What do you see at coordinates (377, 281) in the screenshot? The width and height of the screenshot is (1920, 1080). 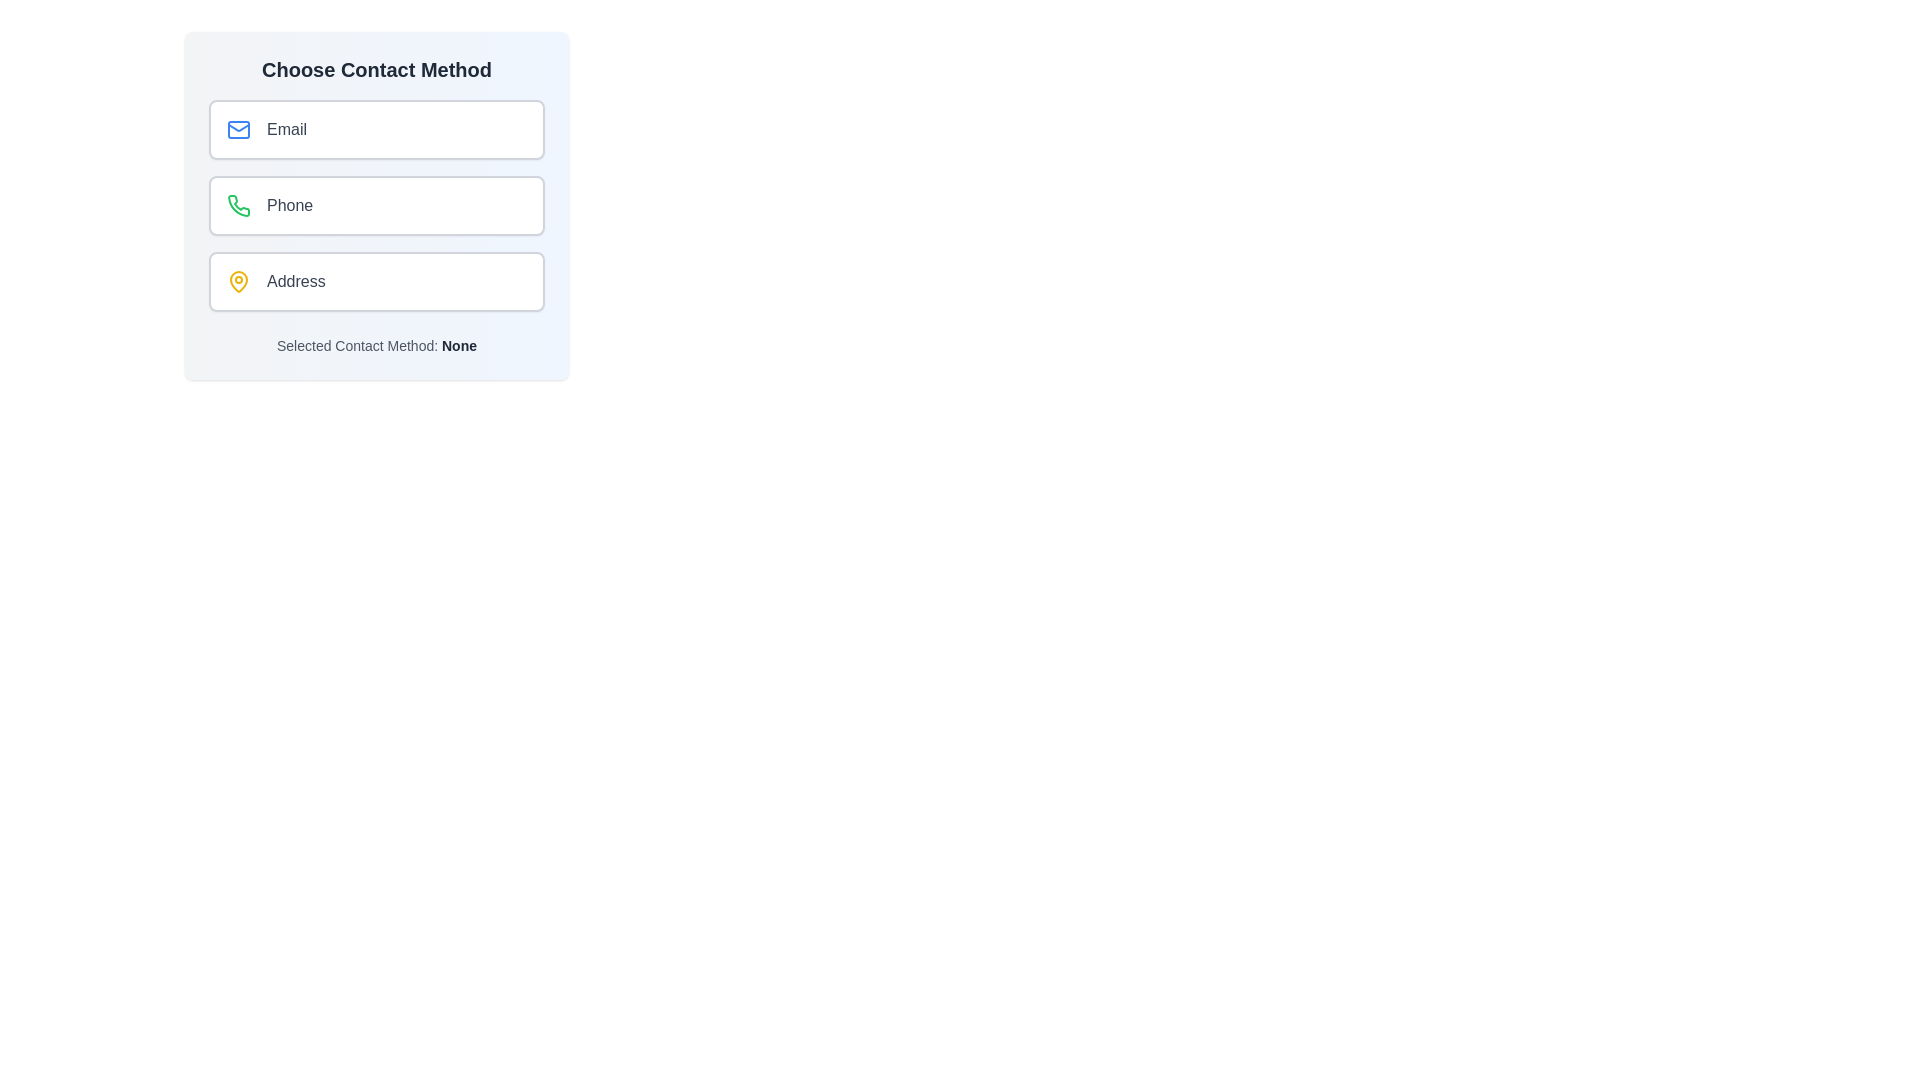 I see `the contact method Address by clicking on its corresponding chip` at bounding box center [377, 281].